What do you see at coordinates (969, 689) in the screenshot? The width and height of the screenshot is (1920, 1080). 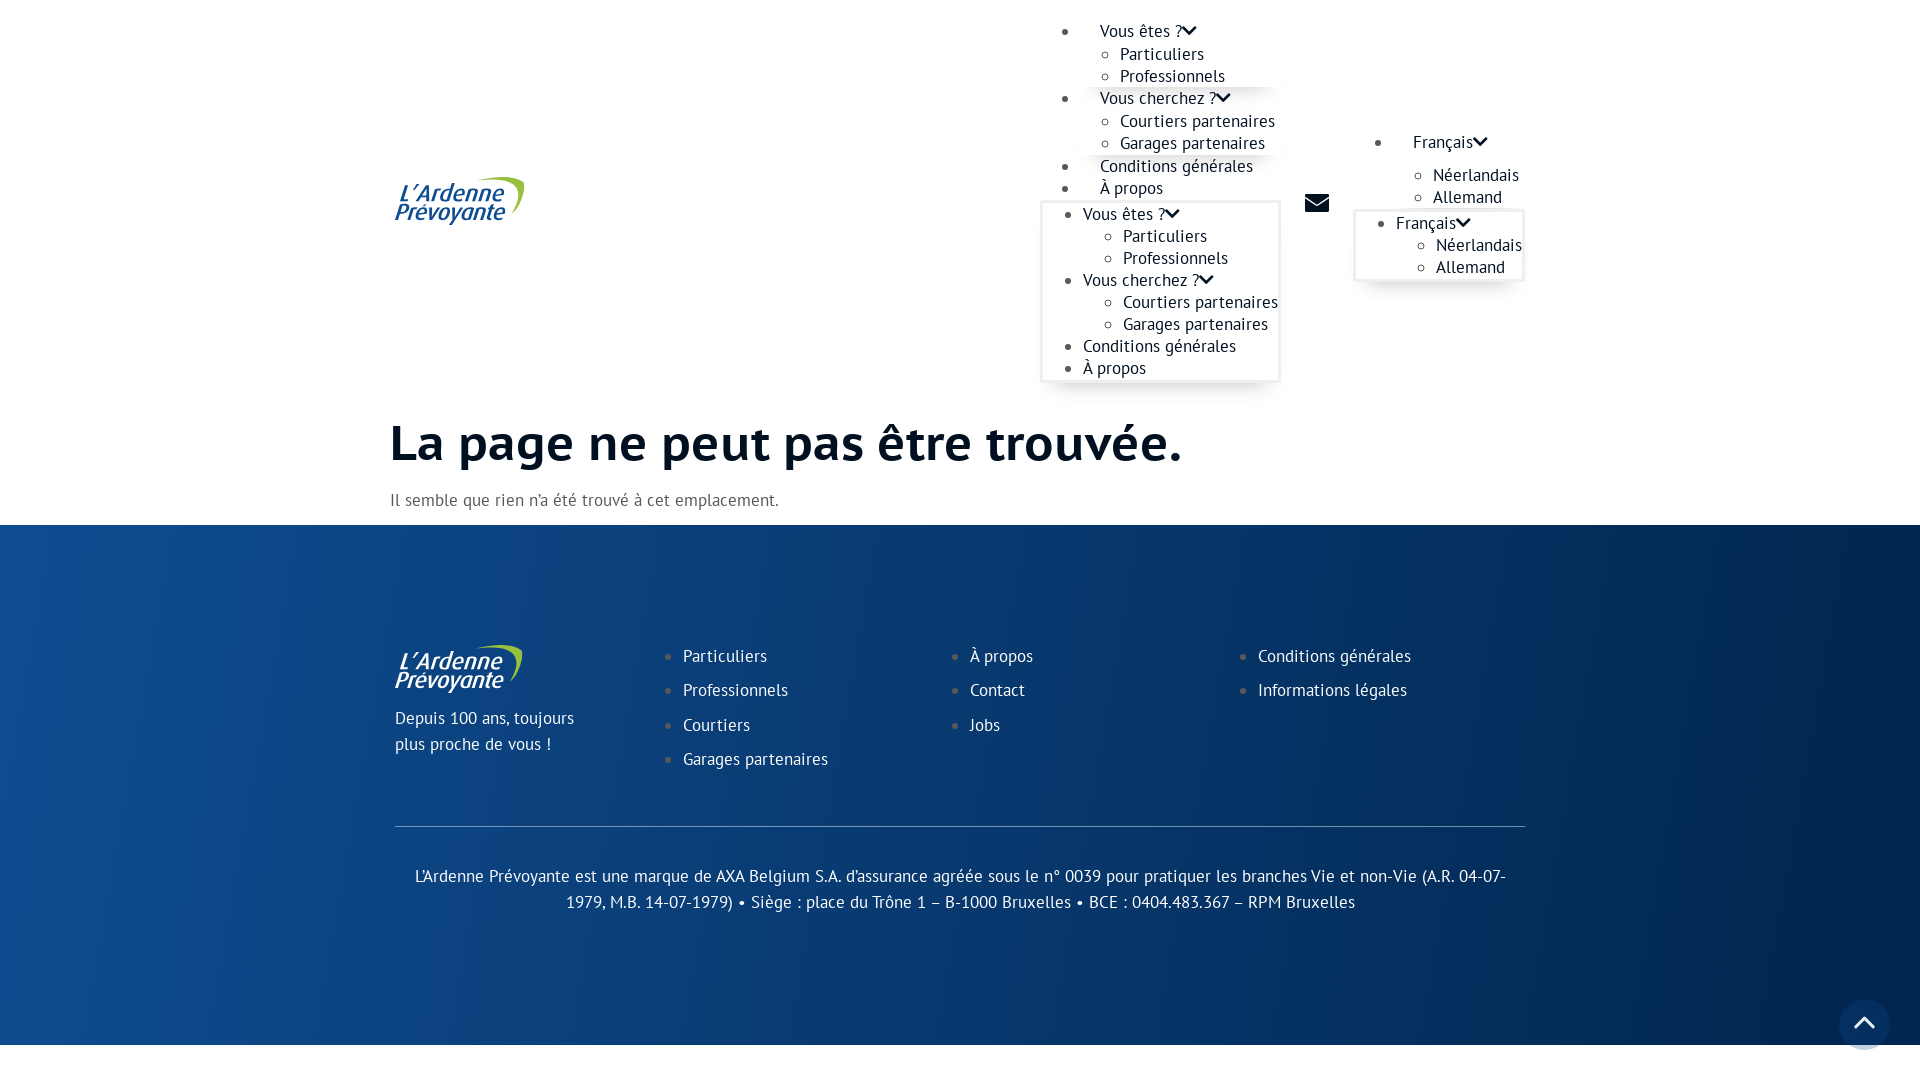 I see `'Contact'` at bounding box center [969, 689].